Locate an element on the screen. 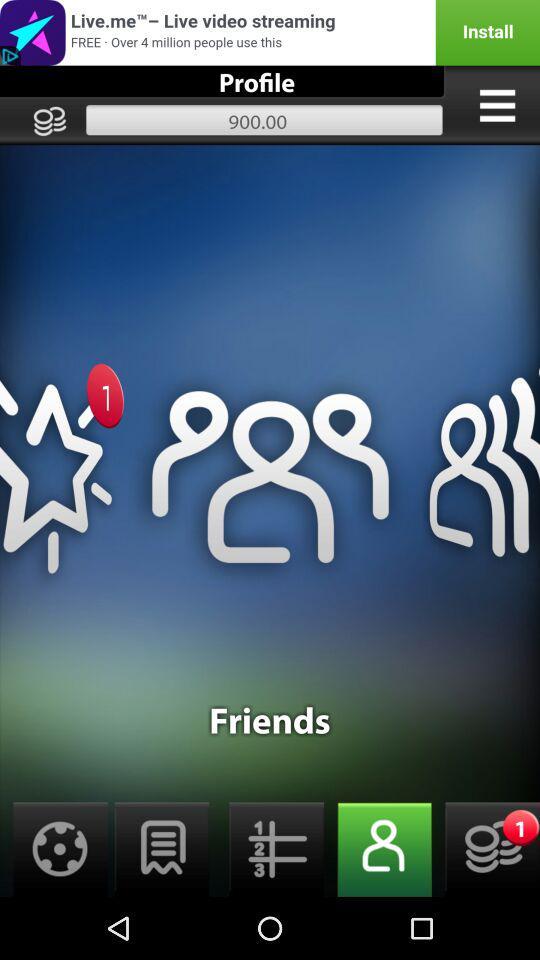  the globe icon is located at coordinates (54, 909).